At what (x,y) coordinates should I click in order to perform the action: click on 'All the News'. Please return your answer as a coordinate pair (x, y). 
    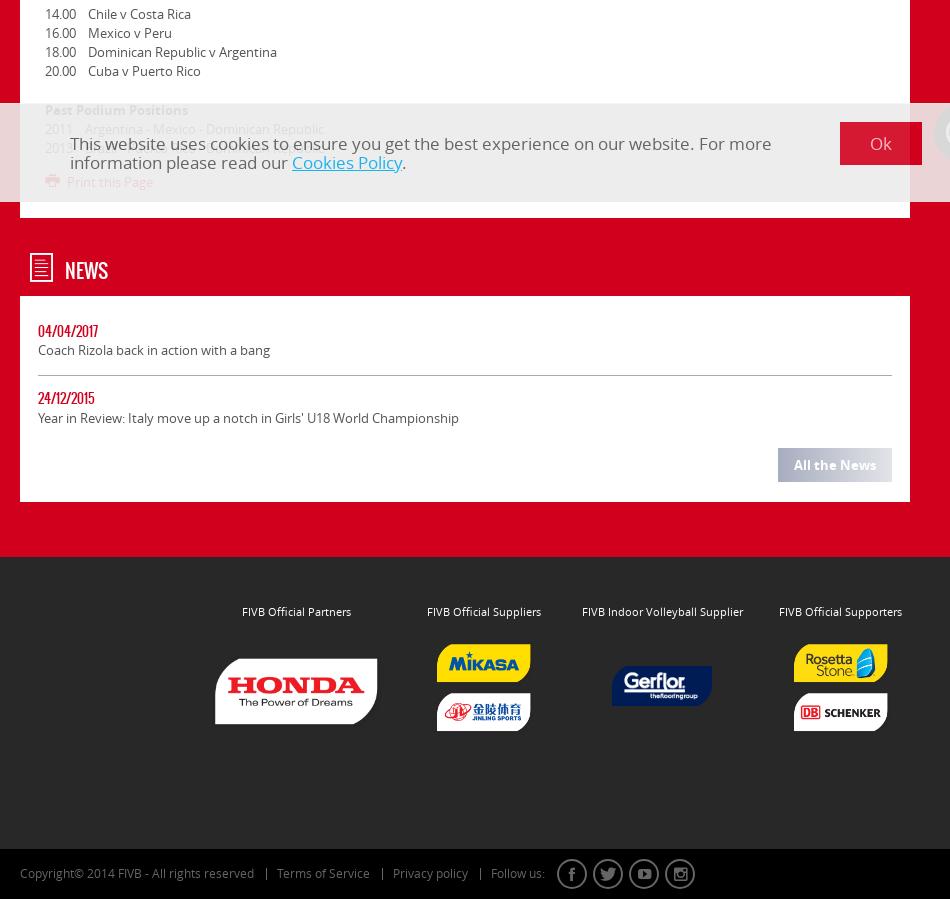
    Looking at the image, I should click on (833, 464).